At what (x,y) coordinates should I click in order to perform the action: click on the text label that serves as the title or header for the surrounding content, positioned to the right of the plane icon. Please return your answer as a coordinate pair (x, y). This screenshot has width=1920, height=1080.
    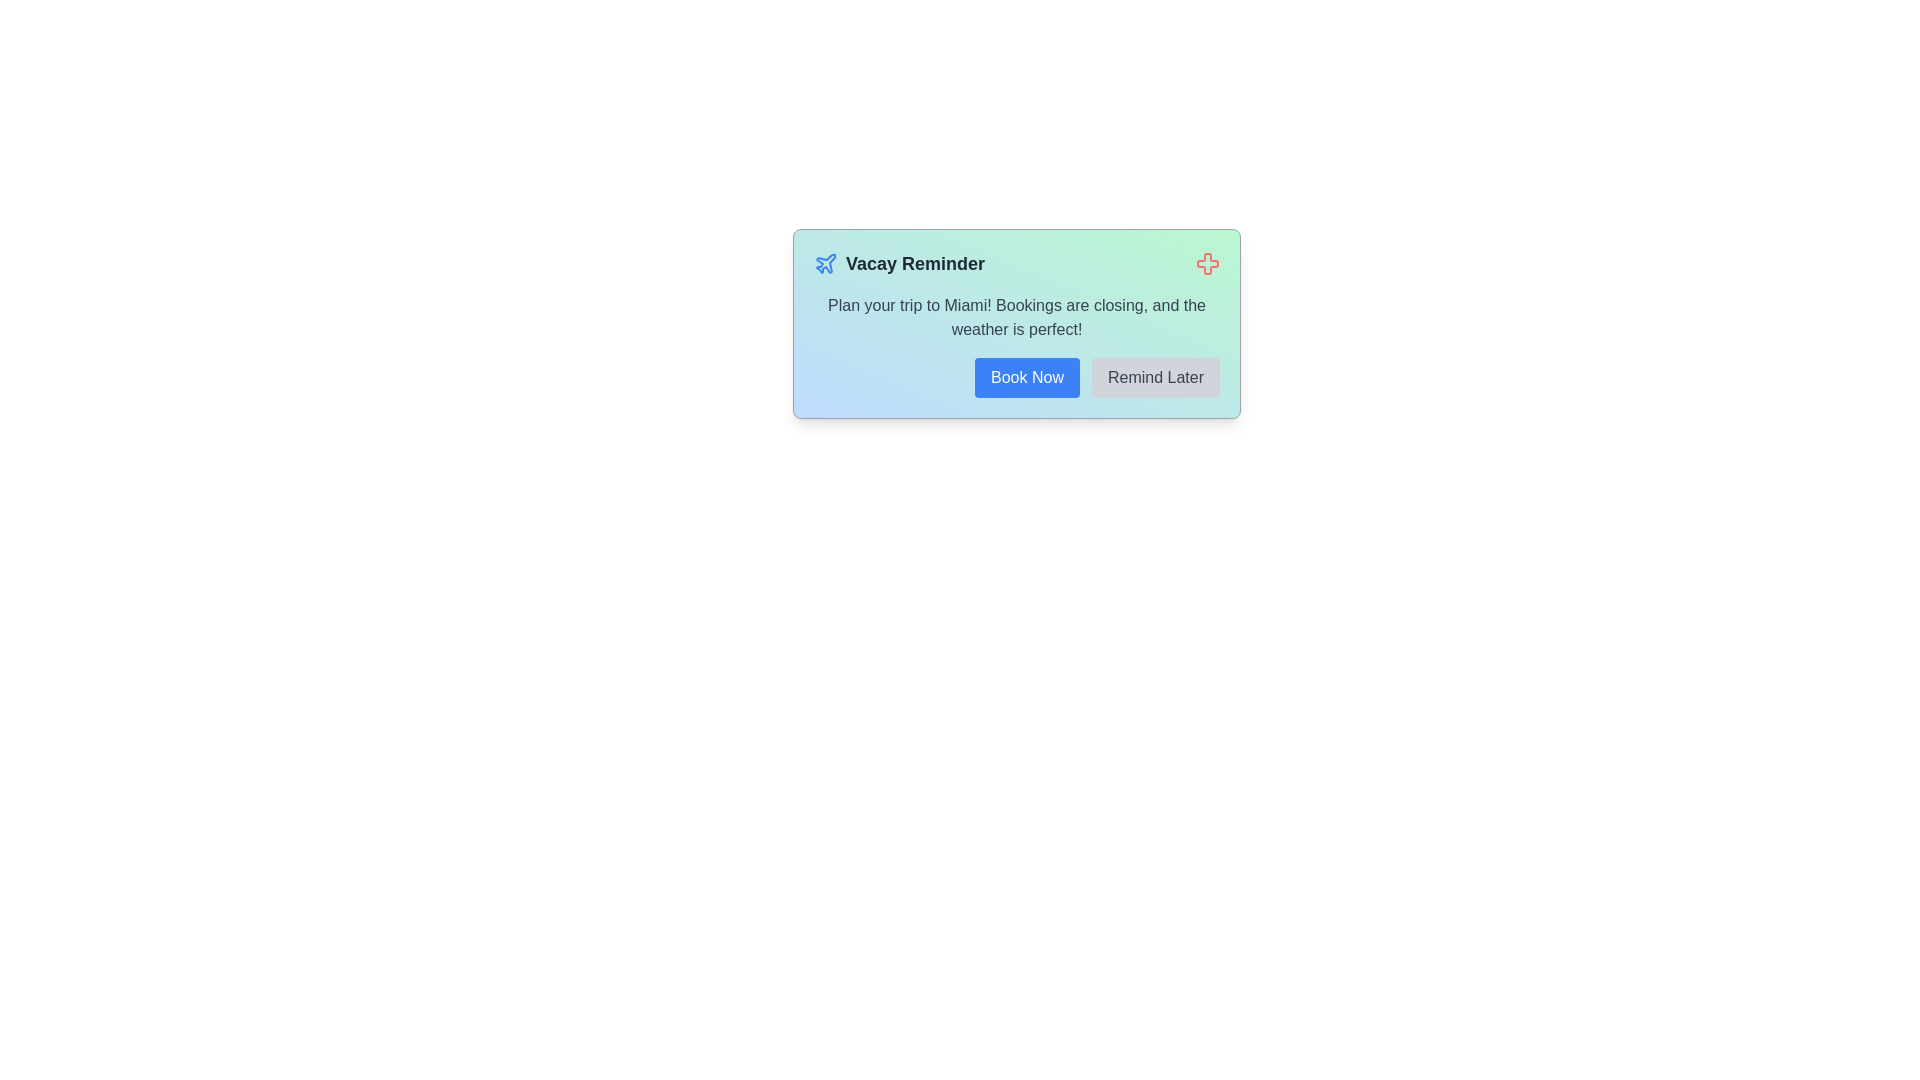
    Looking at the image, I should click on (914, 262).